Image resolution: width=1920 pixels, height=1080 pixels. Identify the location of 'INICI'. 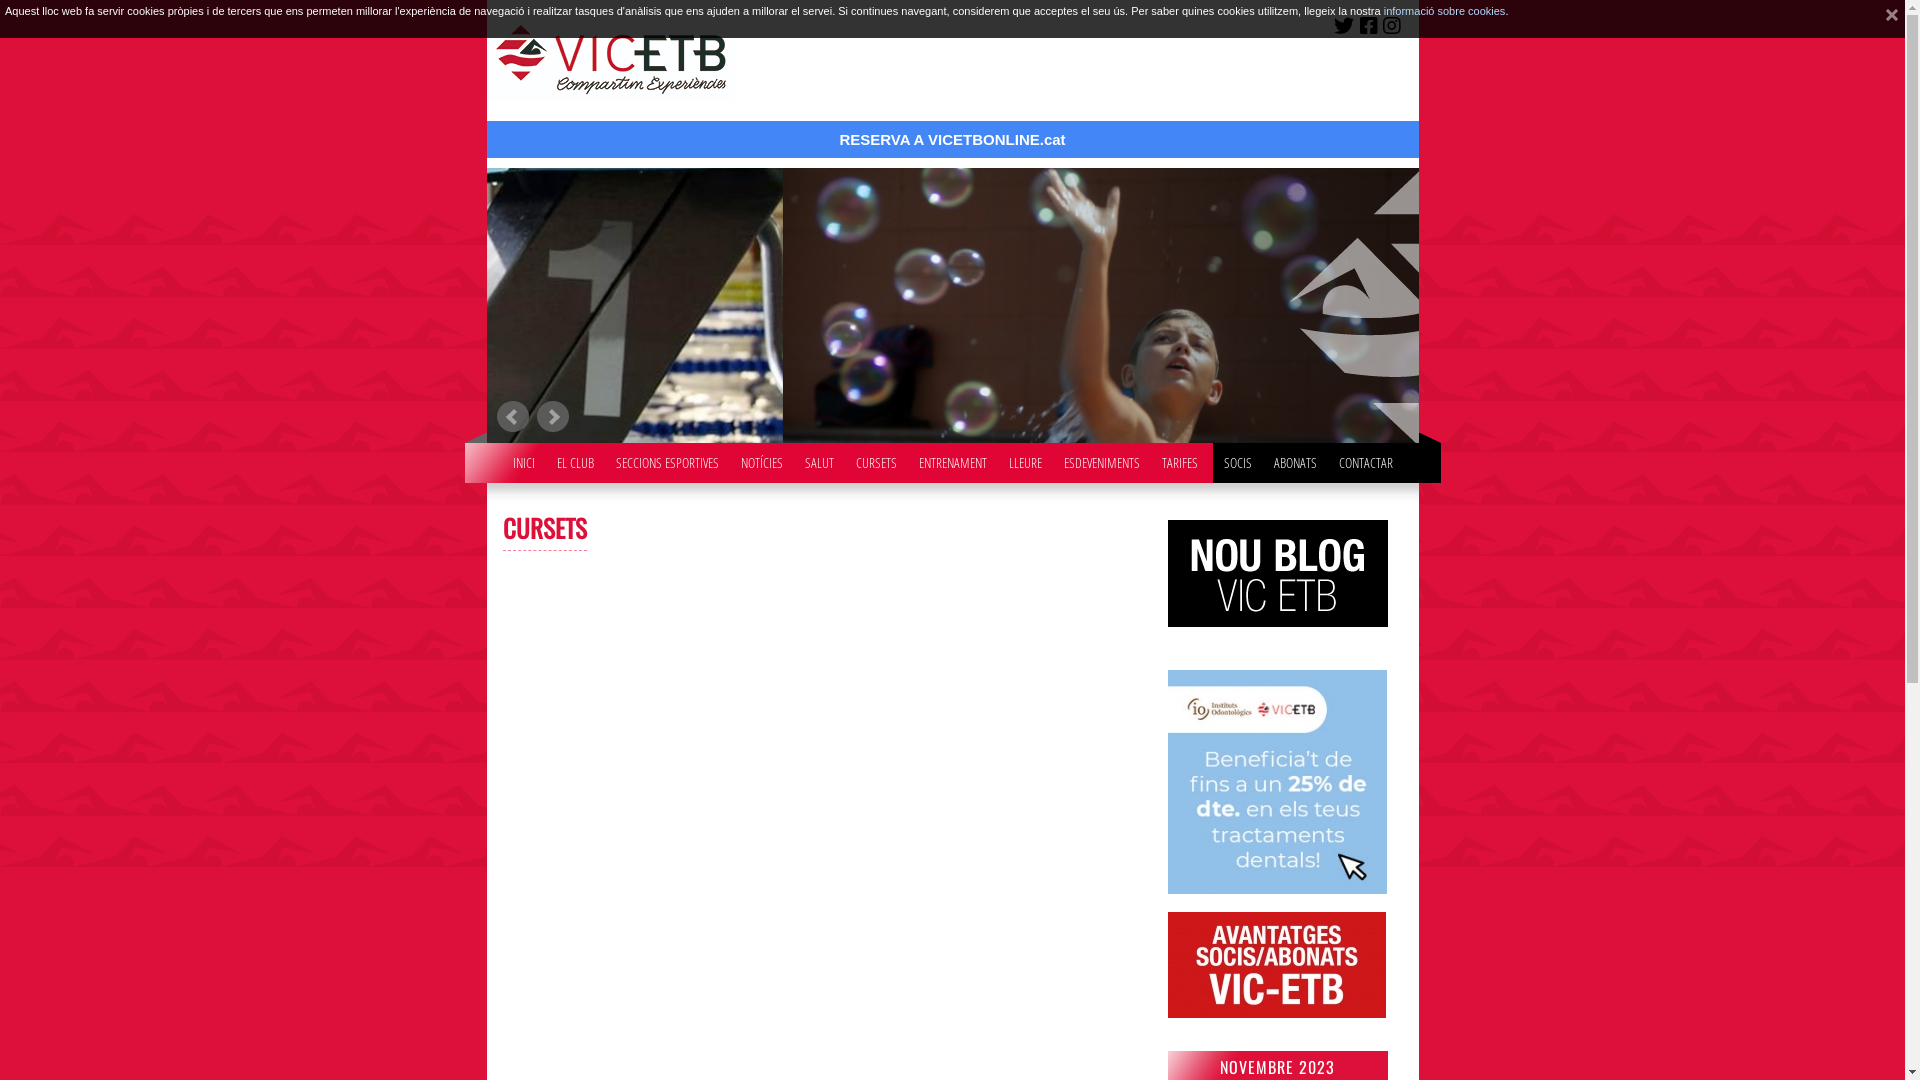
(502, 458).